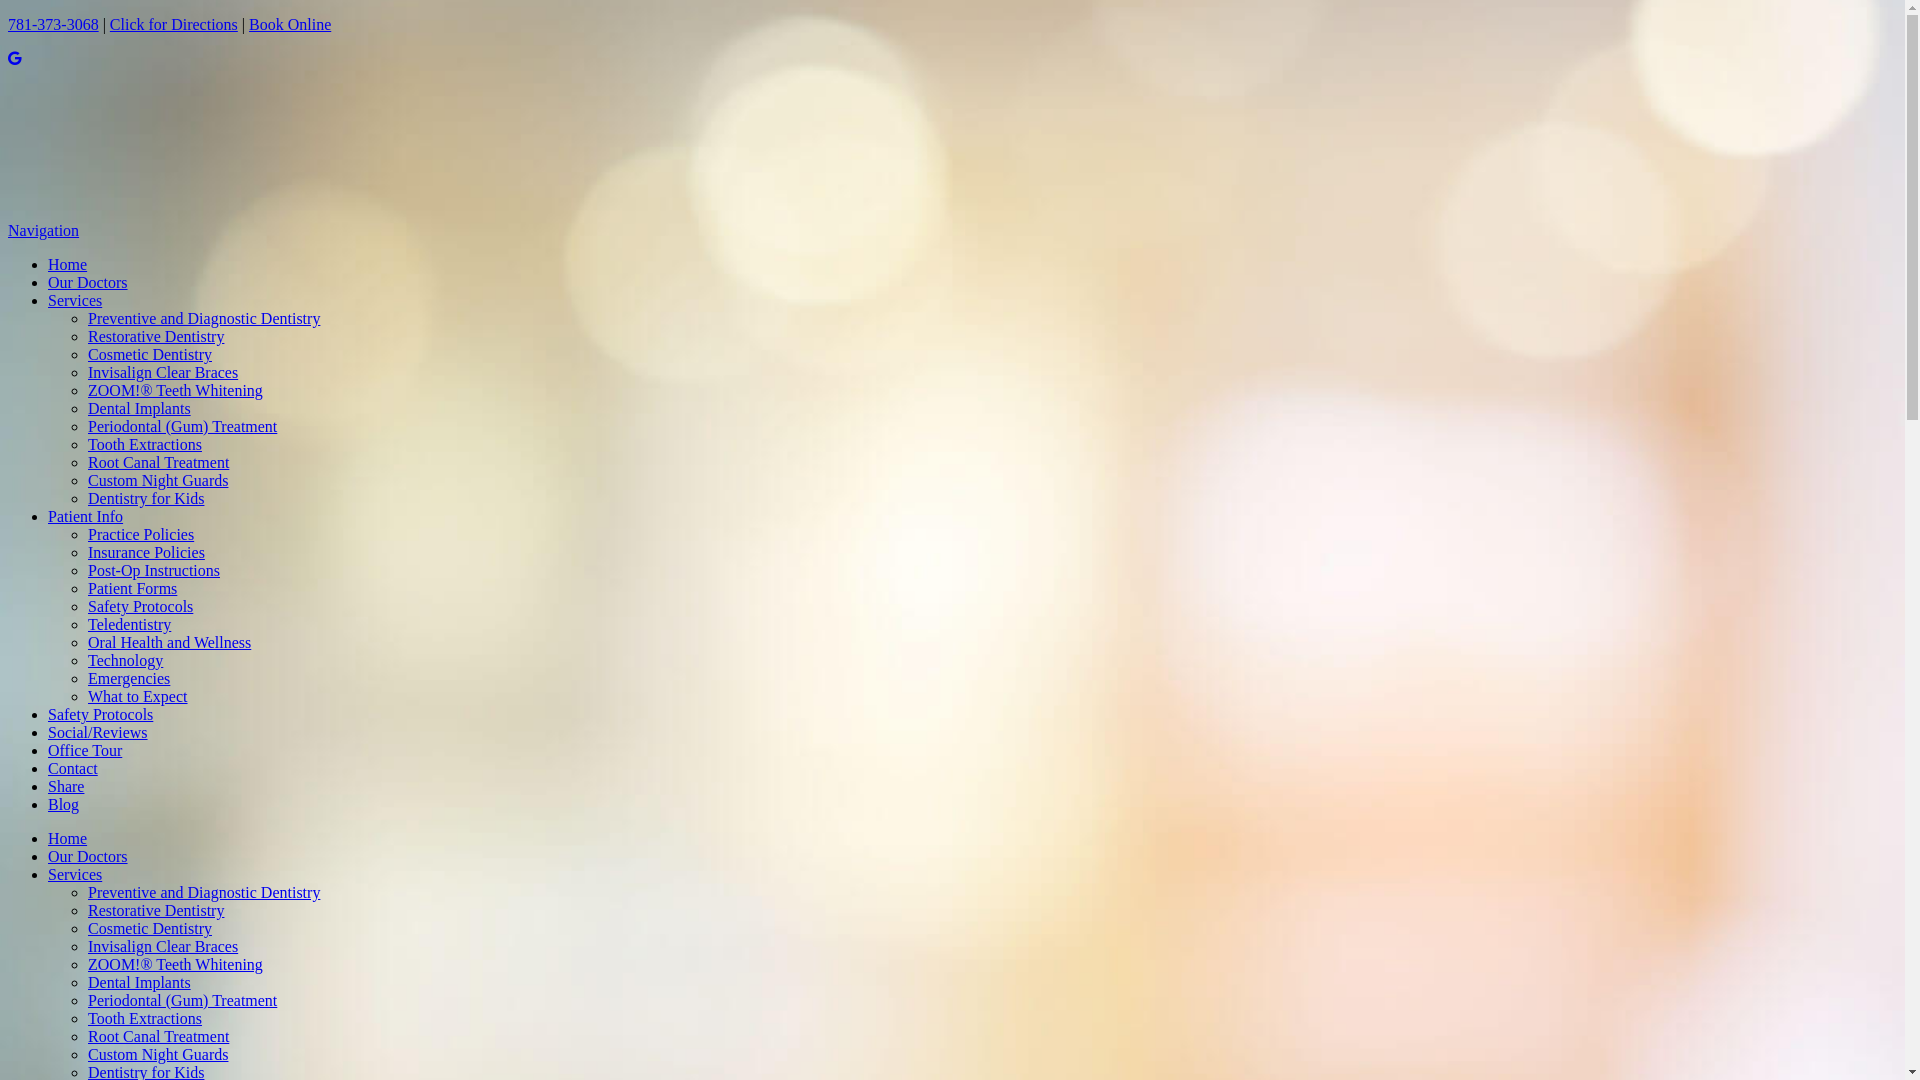 This screenshot has width=1920, height=1080. I want to click on 'Root Canal Treatment', so click(157, 462).